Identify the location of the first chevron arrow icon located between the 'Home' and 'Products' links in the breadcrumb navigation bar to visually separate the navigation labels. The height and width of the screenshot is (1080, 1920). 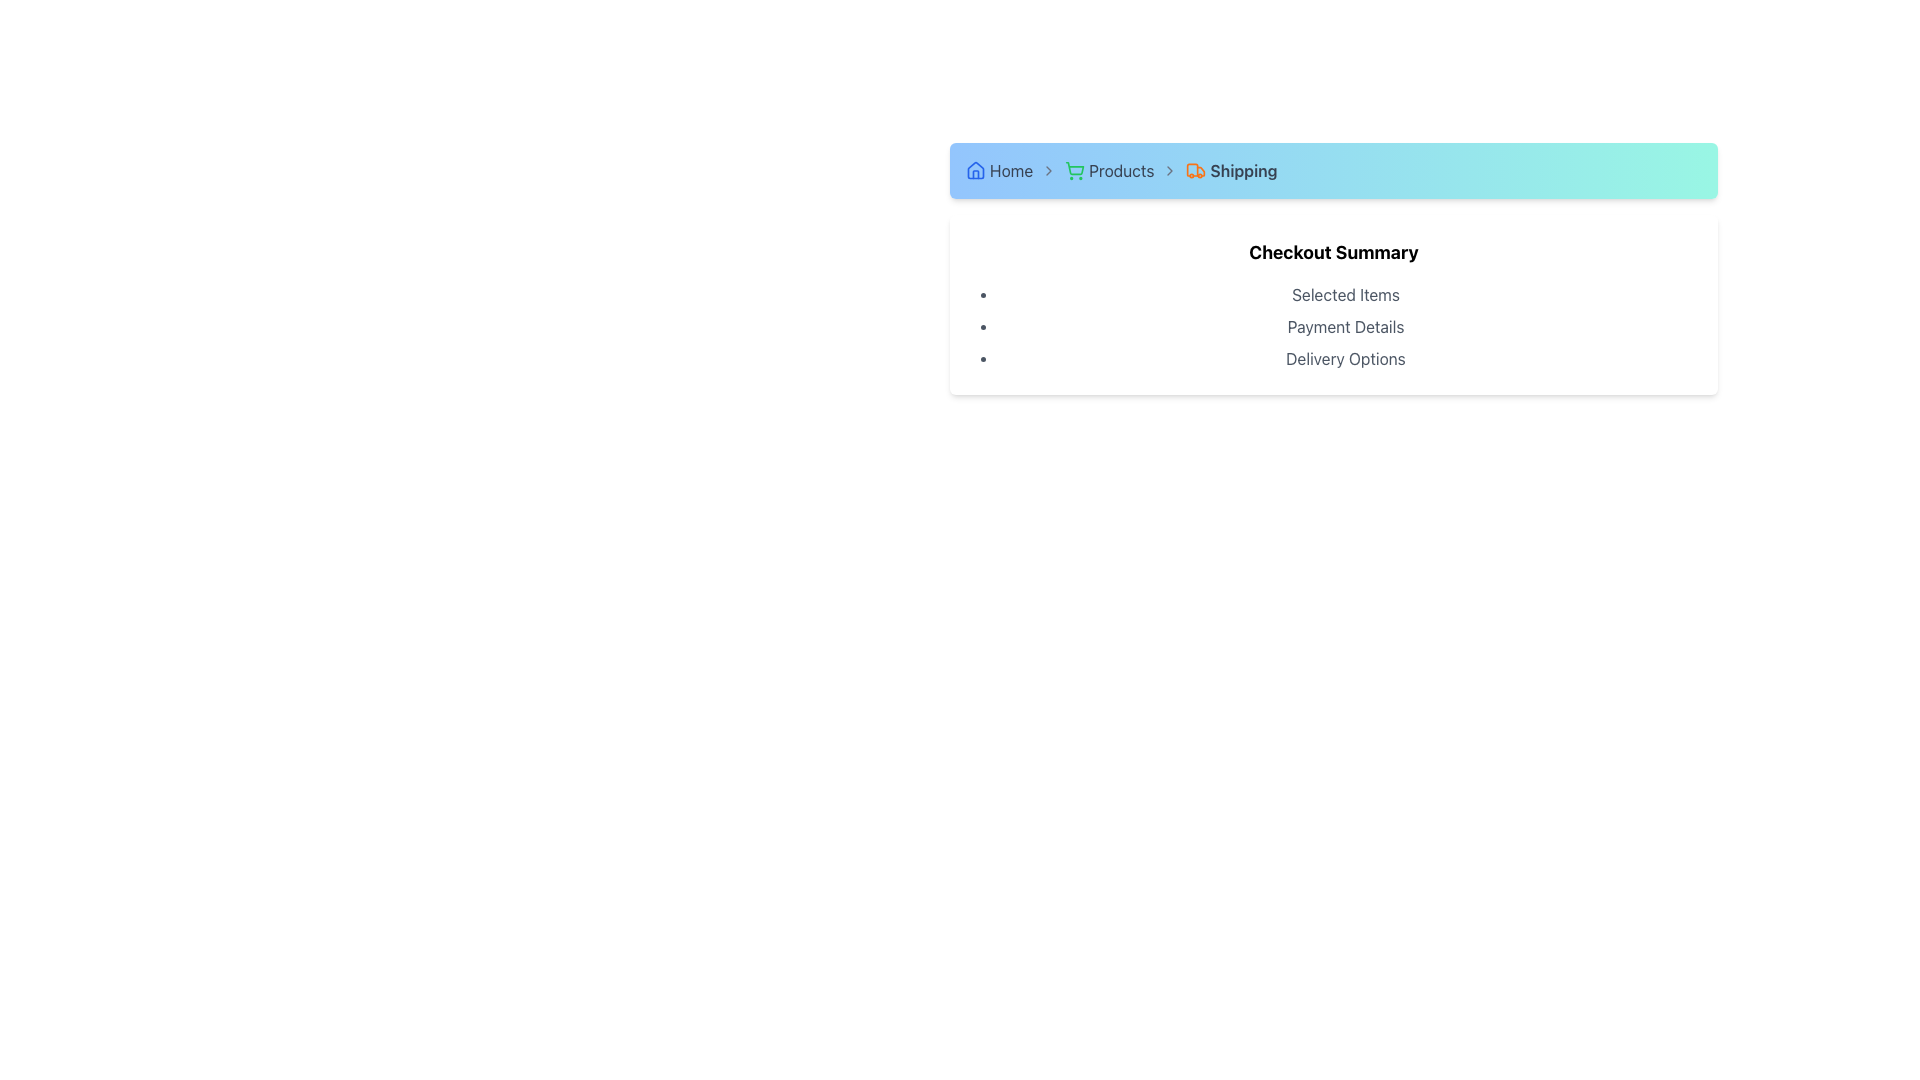
(1048, 169).